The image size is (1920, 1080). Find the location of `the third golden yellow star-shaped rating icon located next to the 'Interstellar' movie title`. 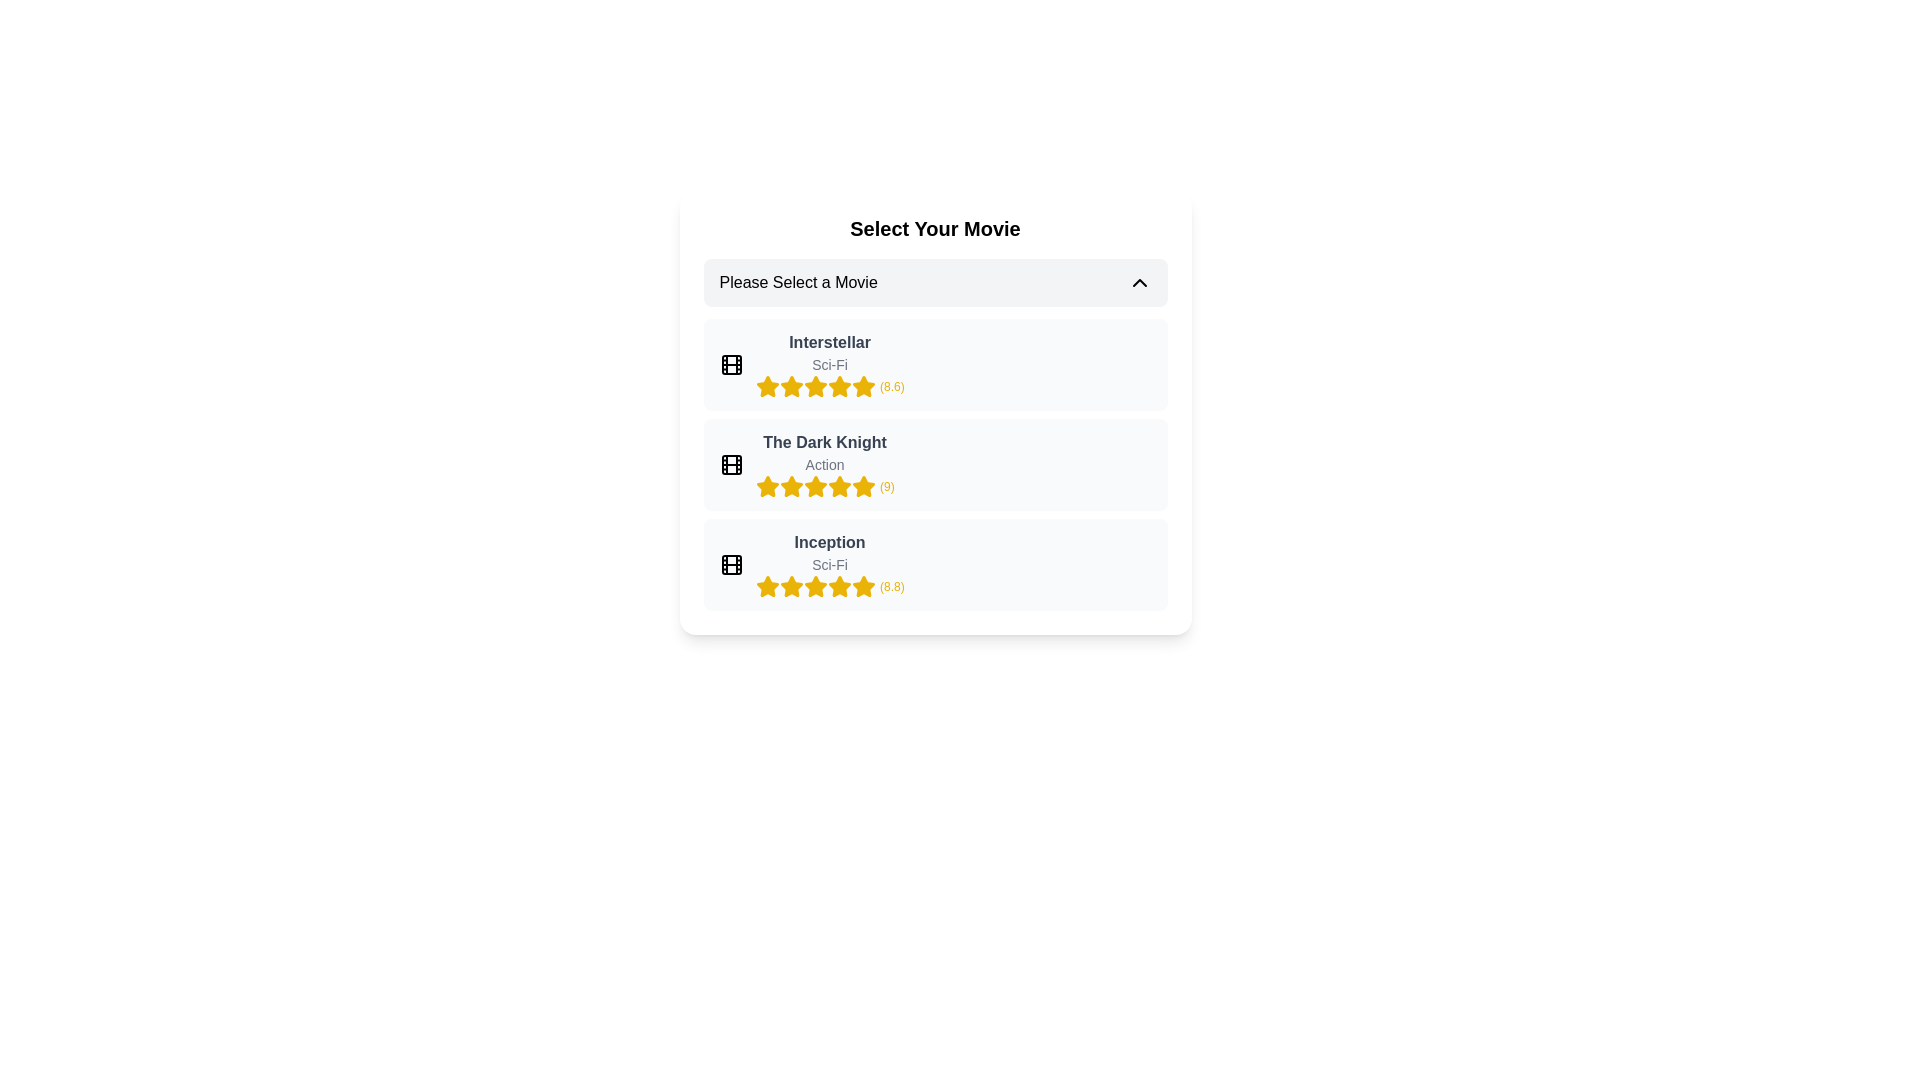

the third golden yellow star-shaped rating icon located next to the 'Interstellar' movie title is located at coordinates (839, 386).